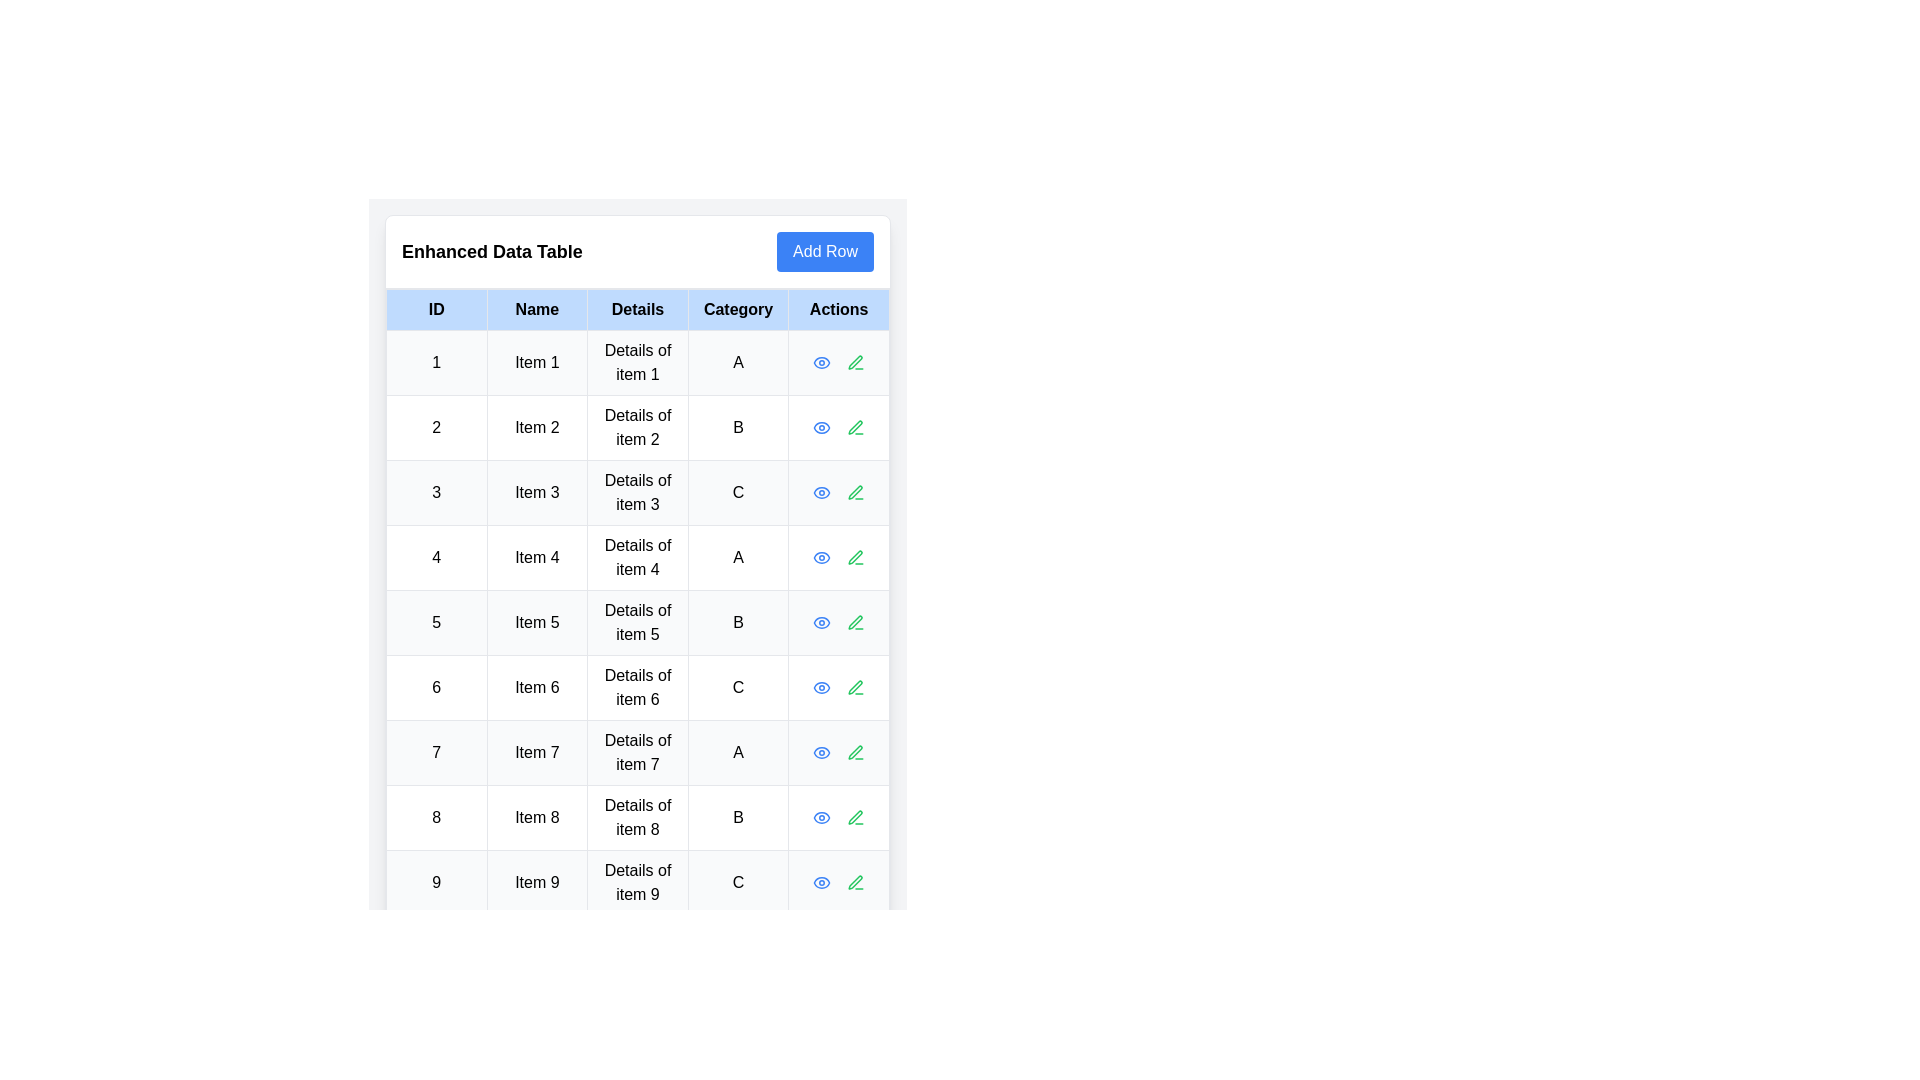  Describe the element at coordinates (856, 686) in the screenshot. I see `the green pen icon in the 'Actions' column of the table for 'Item 6'` at that location.